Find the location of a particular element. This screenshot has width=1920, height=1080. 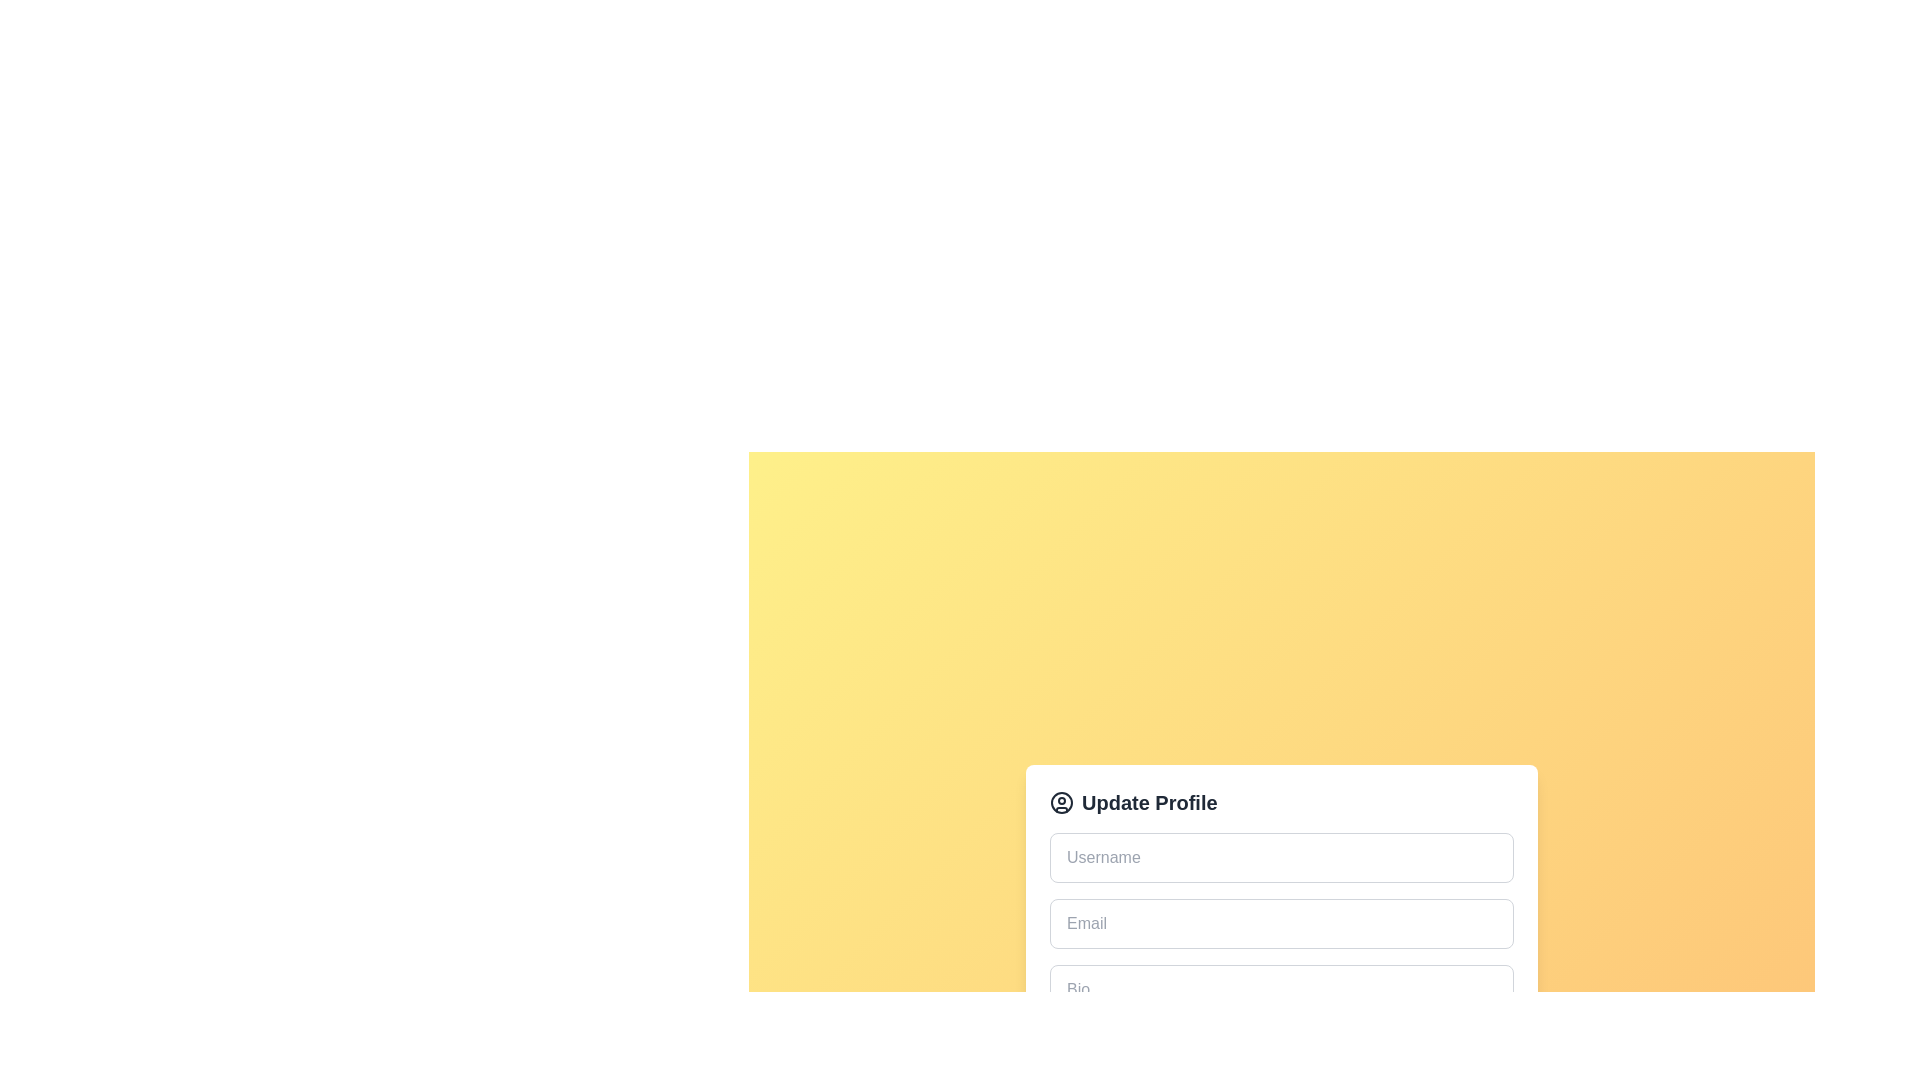

the circular user profile icon located to the left of the 'Update Profile' text in the header is located at coordinates (1060, 801).